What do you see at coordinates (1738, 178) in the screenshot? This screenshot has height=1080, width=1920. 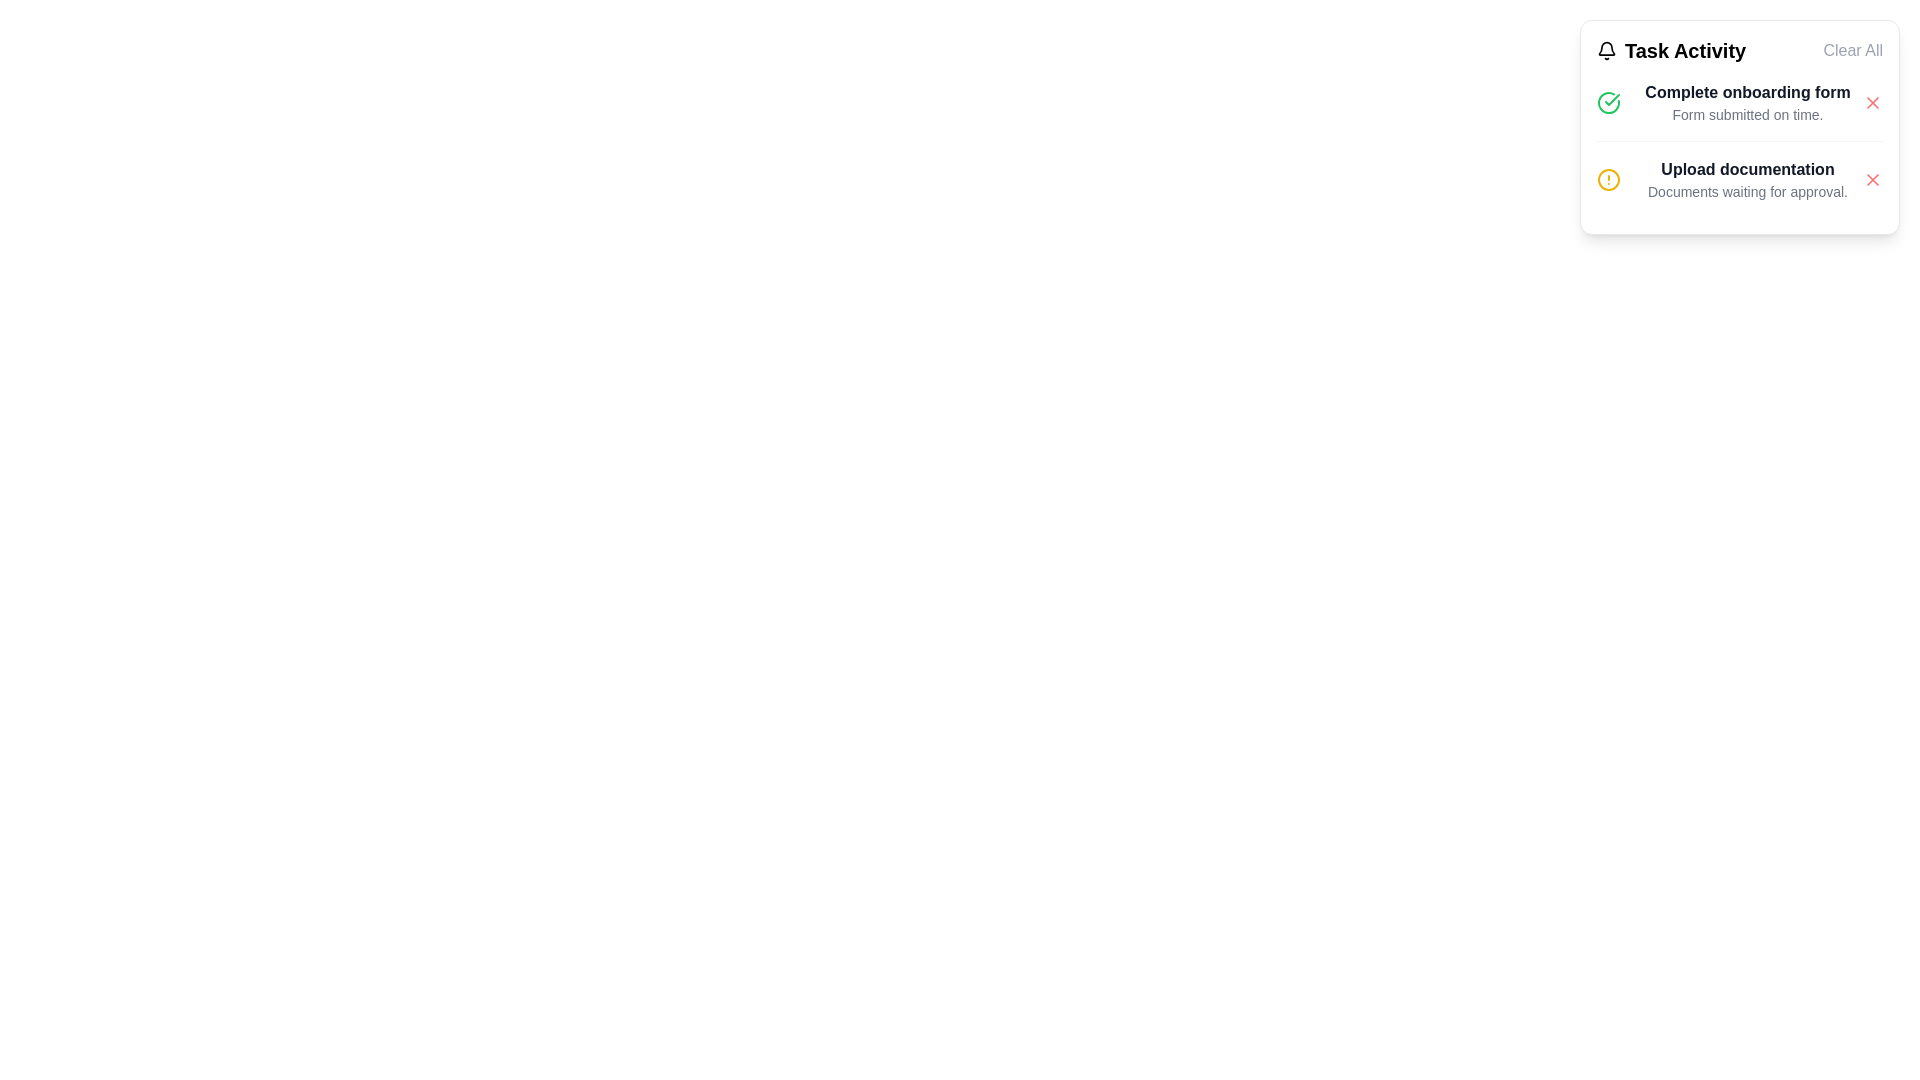 I see `the second task notification entry in the 'Task Activity' section` at bounding box center [1738, 178].